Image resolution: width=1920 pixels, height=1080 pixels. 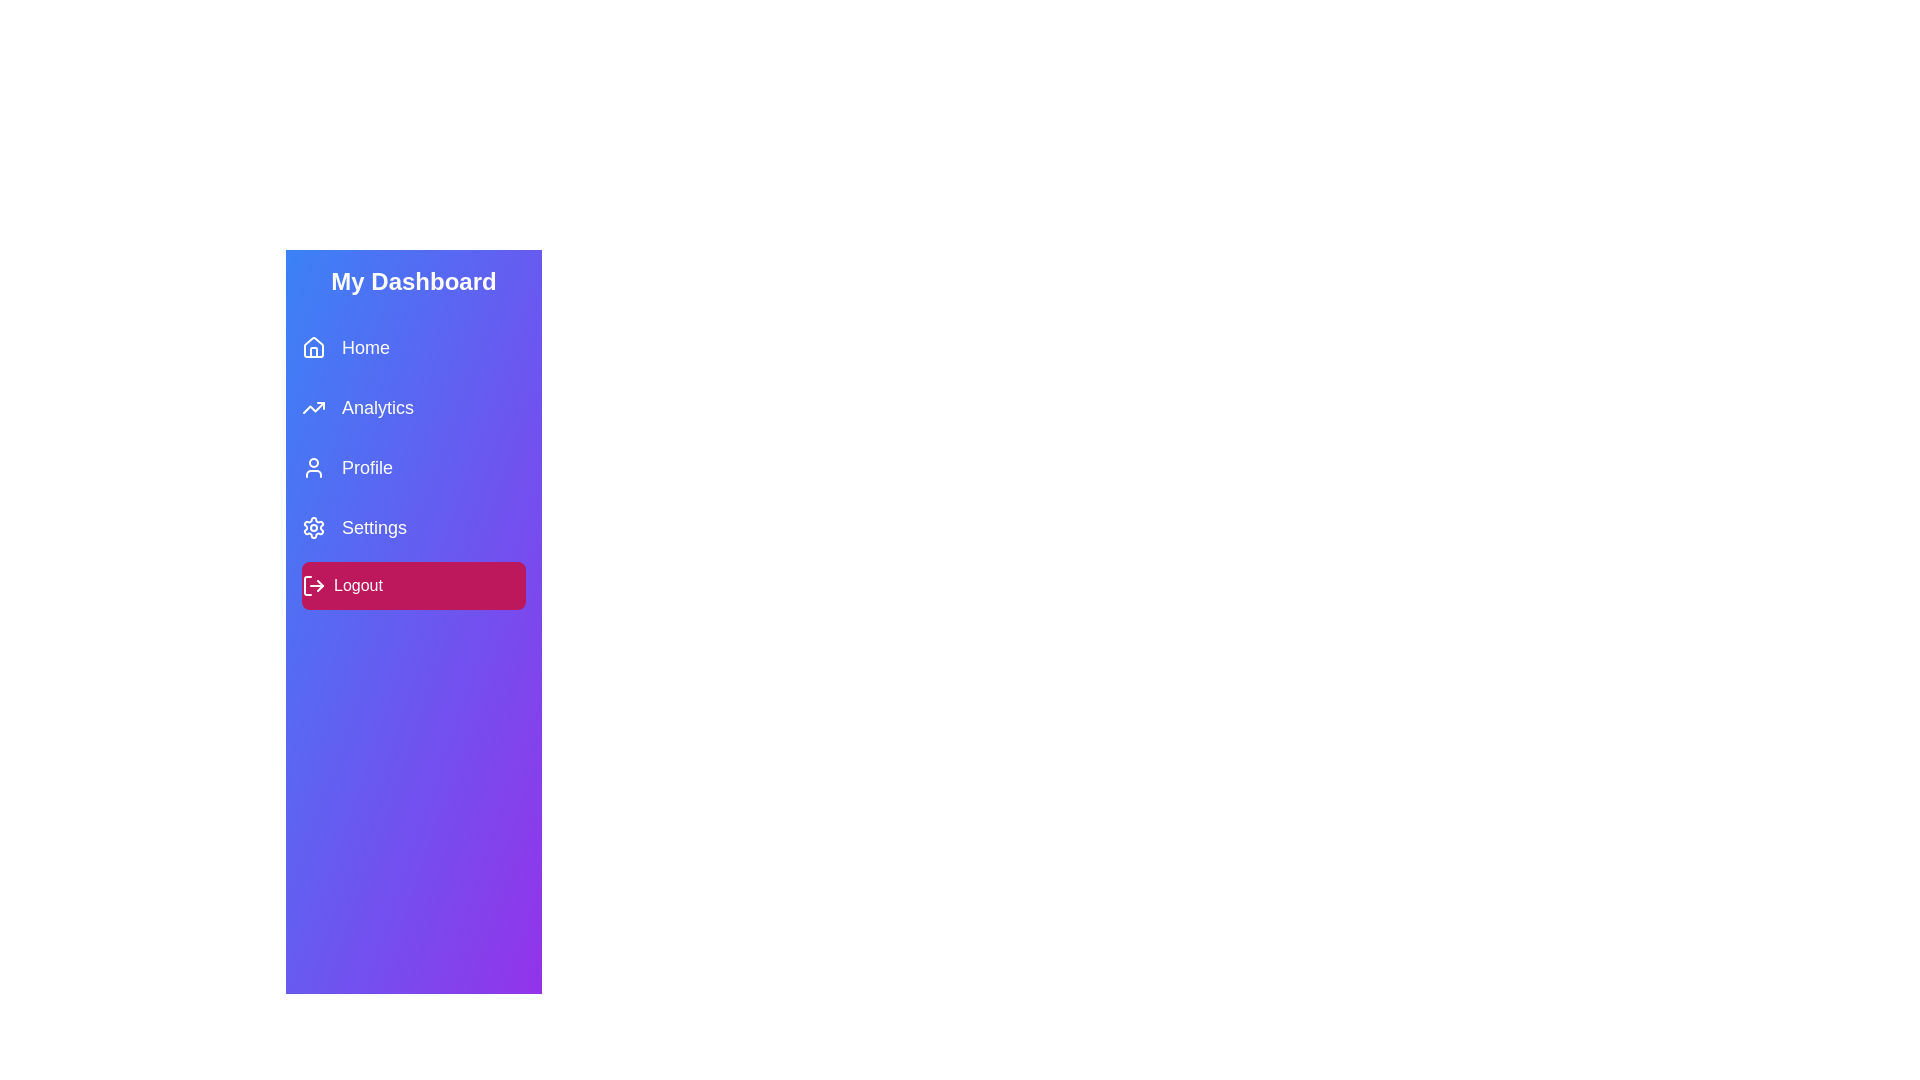 What do you see at coordinates (358, 585) in the screenshot?
I see `the text label inside the pink rectangular button that indicates a logout action, located at the bottom of a vertical menu` at bounding box center [358, 585].